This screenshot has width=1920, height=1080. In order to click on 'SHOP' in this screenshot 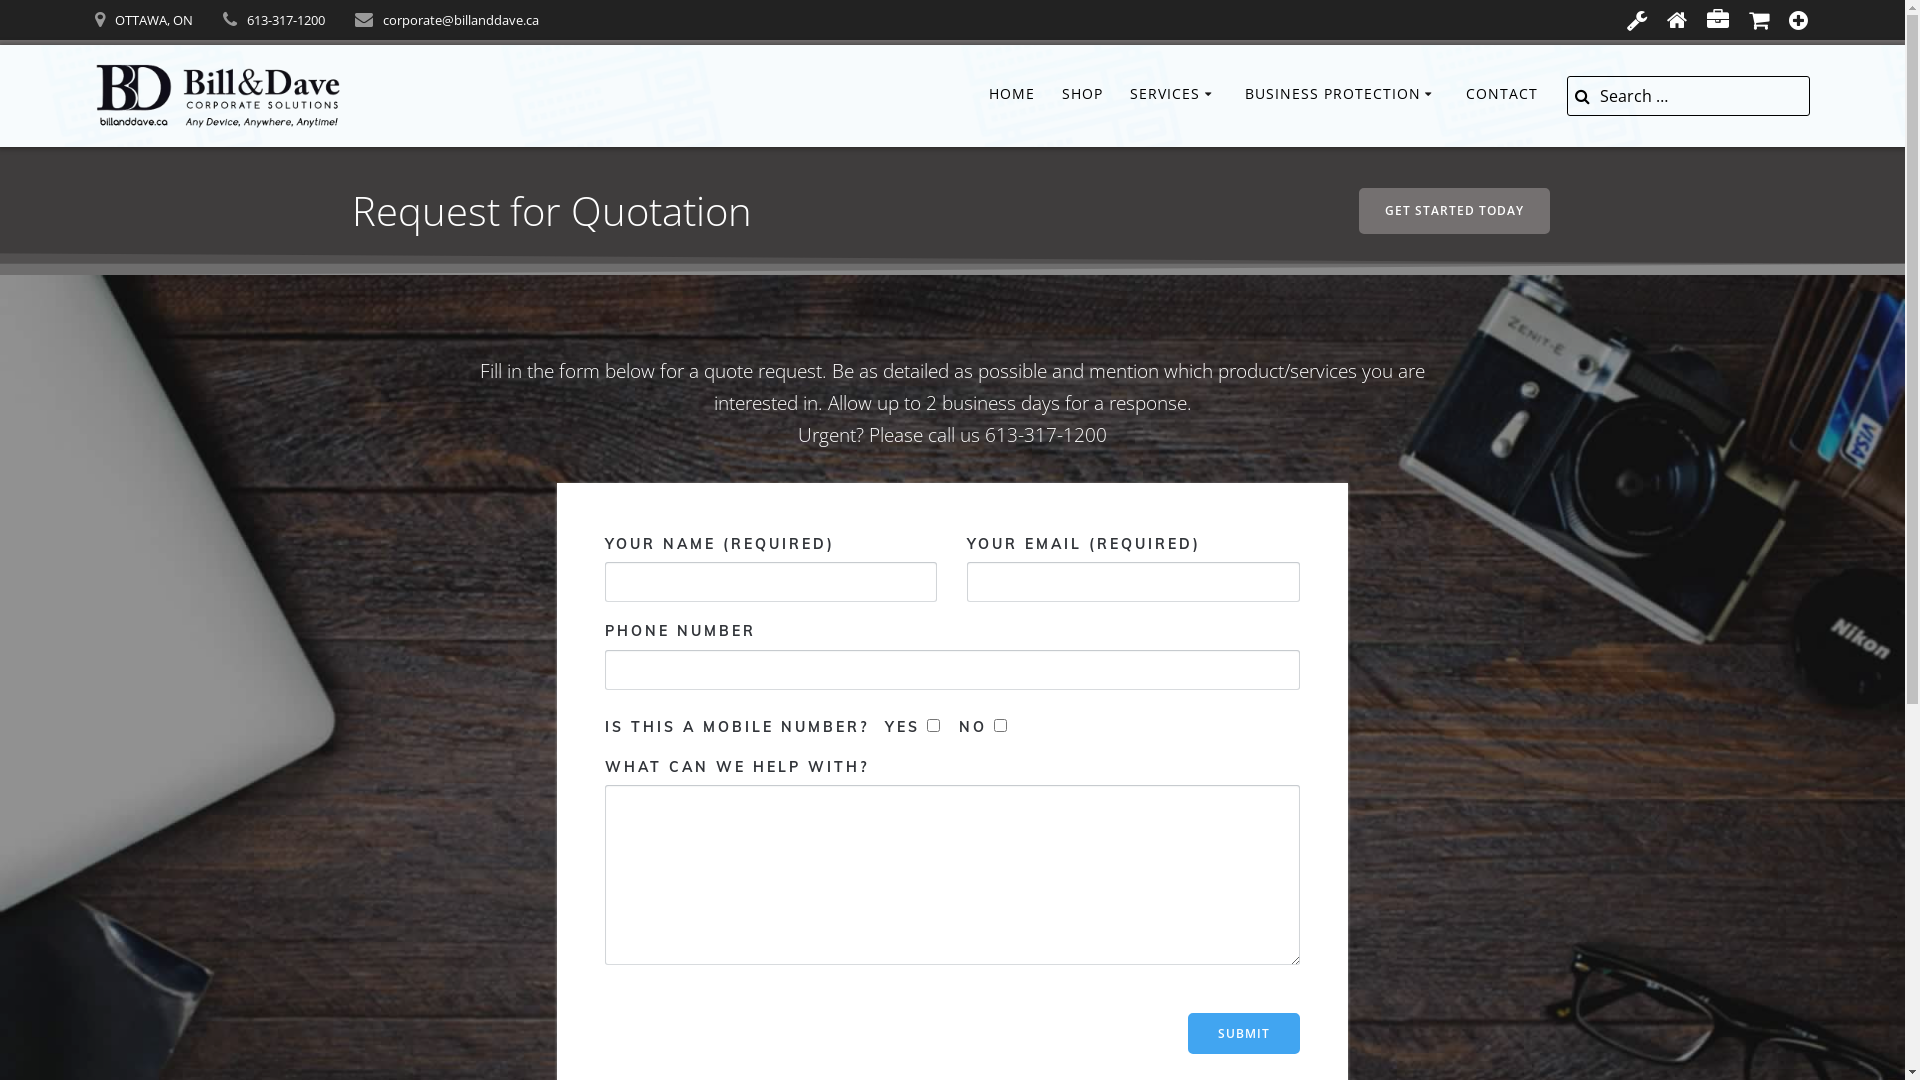, I will do `click(1081, 95)`.